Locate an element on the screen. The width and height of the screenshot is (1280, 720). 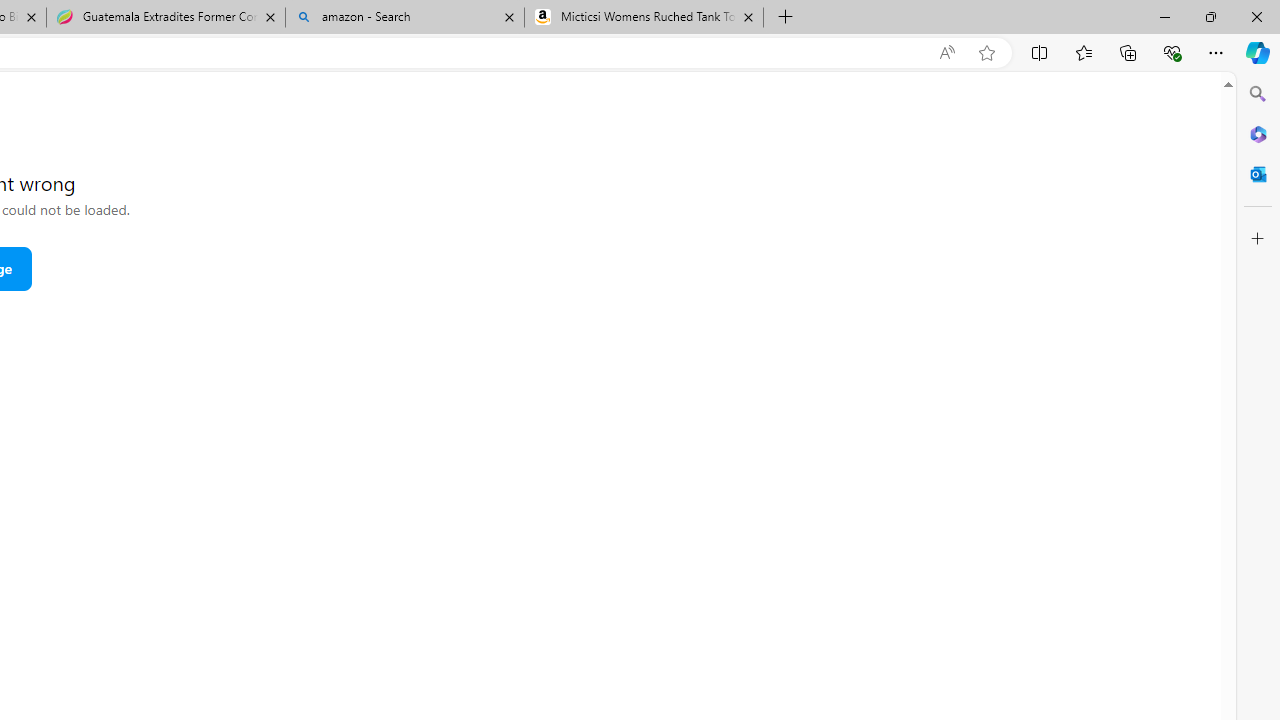
'Customize' is located at coordinates (1257, 238).